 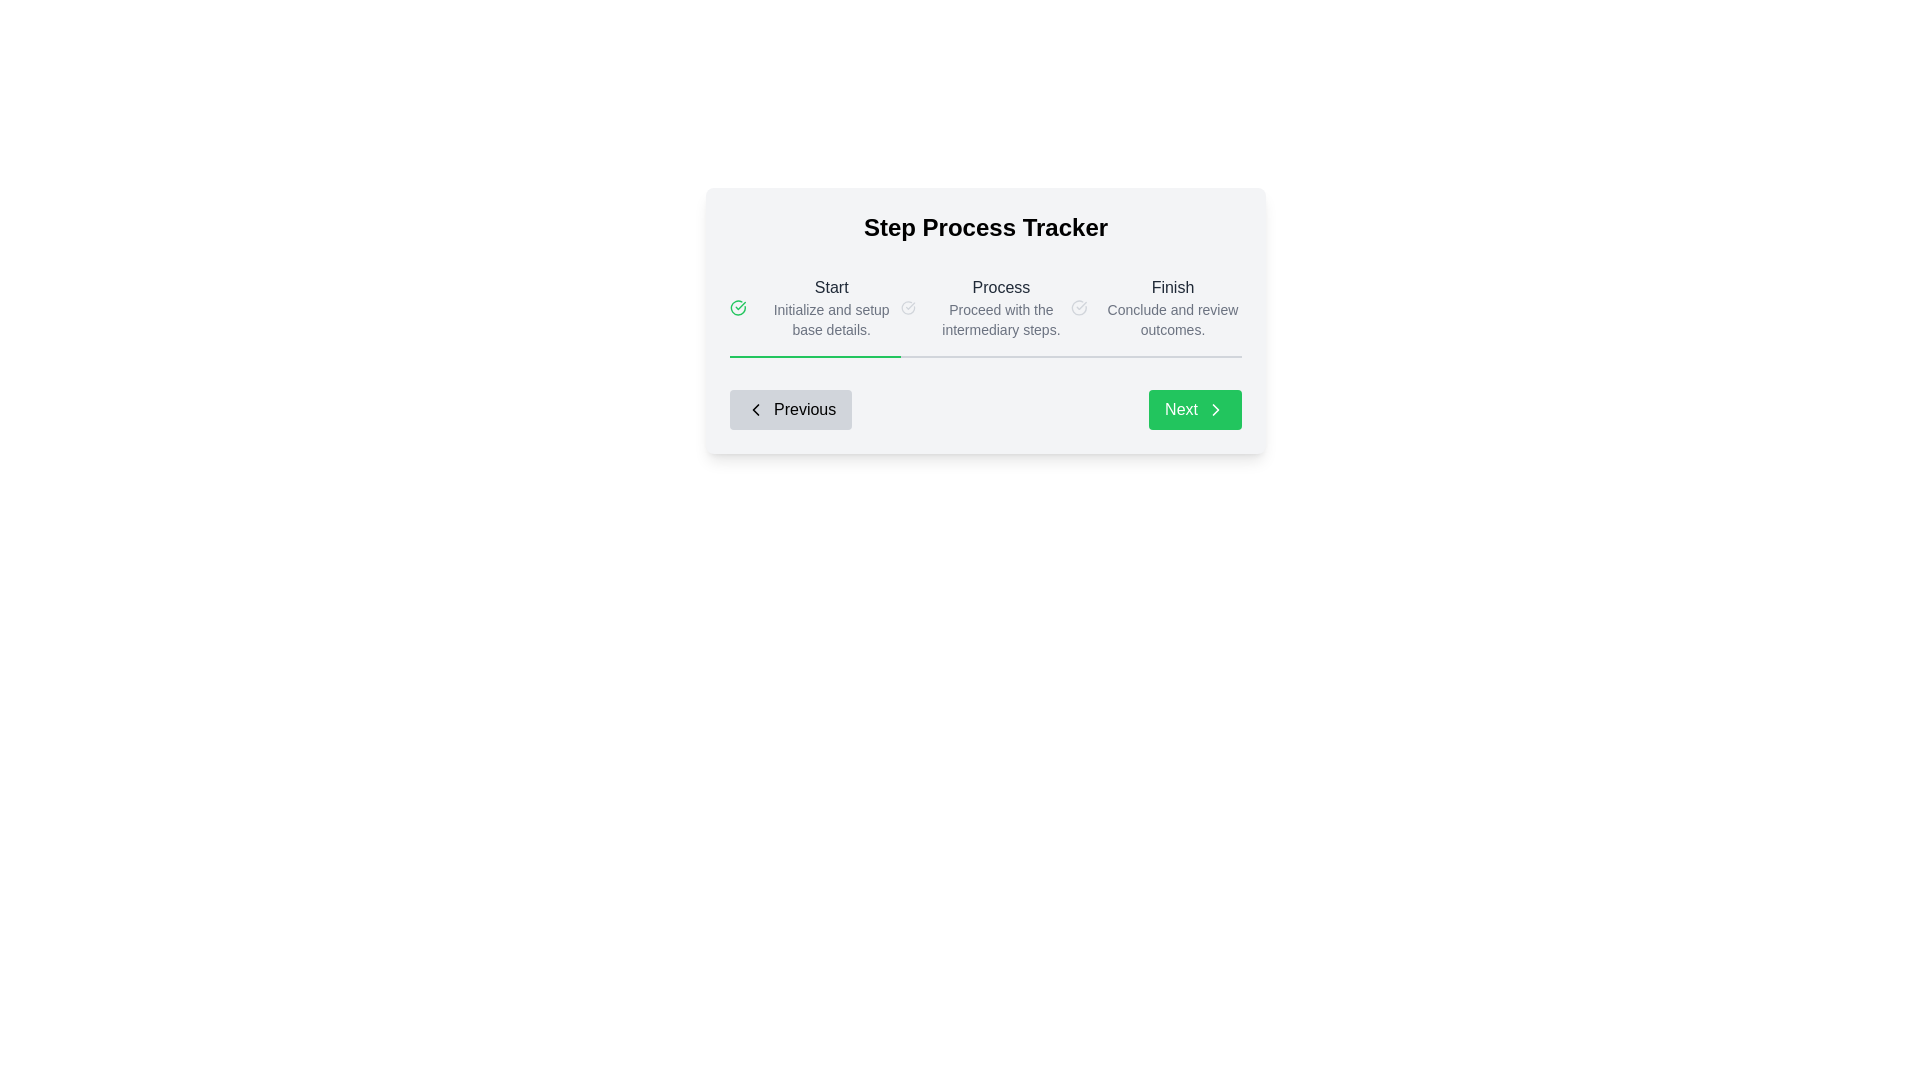 I want to click on the 'Previous' button with a gray background and left-facing arrow icon, so click(x=790, y=408).